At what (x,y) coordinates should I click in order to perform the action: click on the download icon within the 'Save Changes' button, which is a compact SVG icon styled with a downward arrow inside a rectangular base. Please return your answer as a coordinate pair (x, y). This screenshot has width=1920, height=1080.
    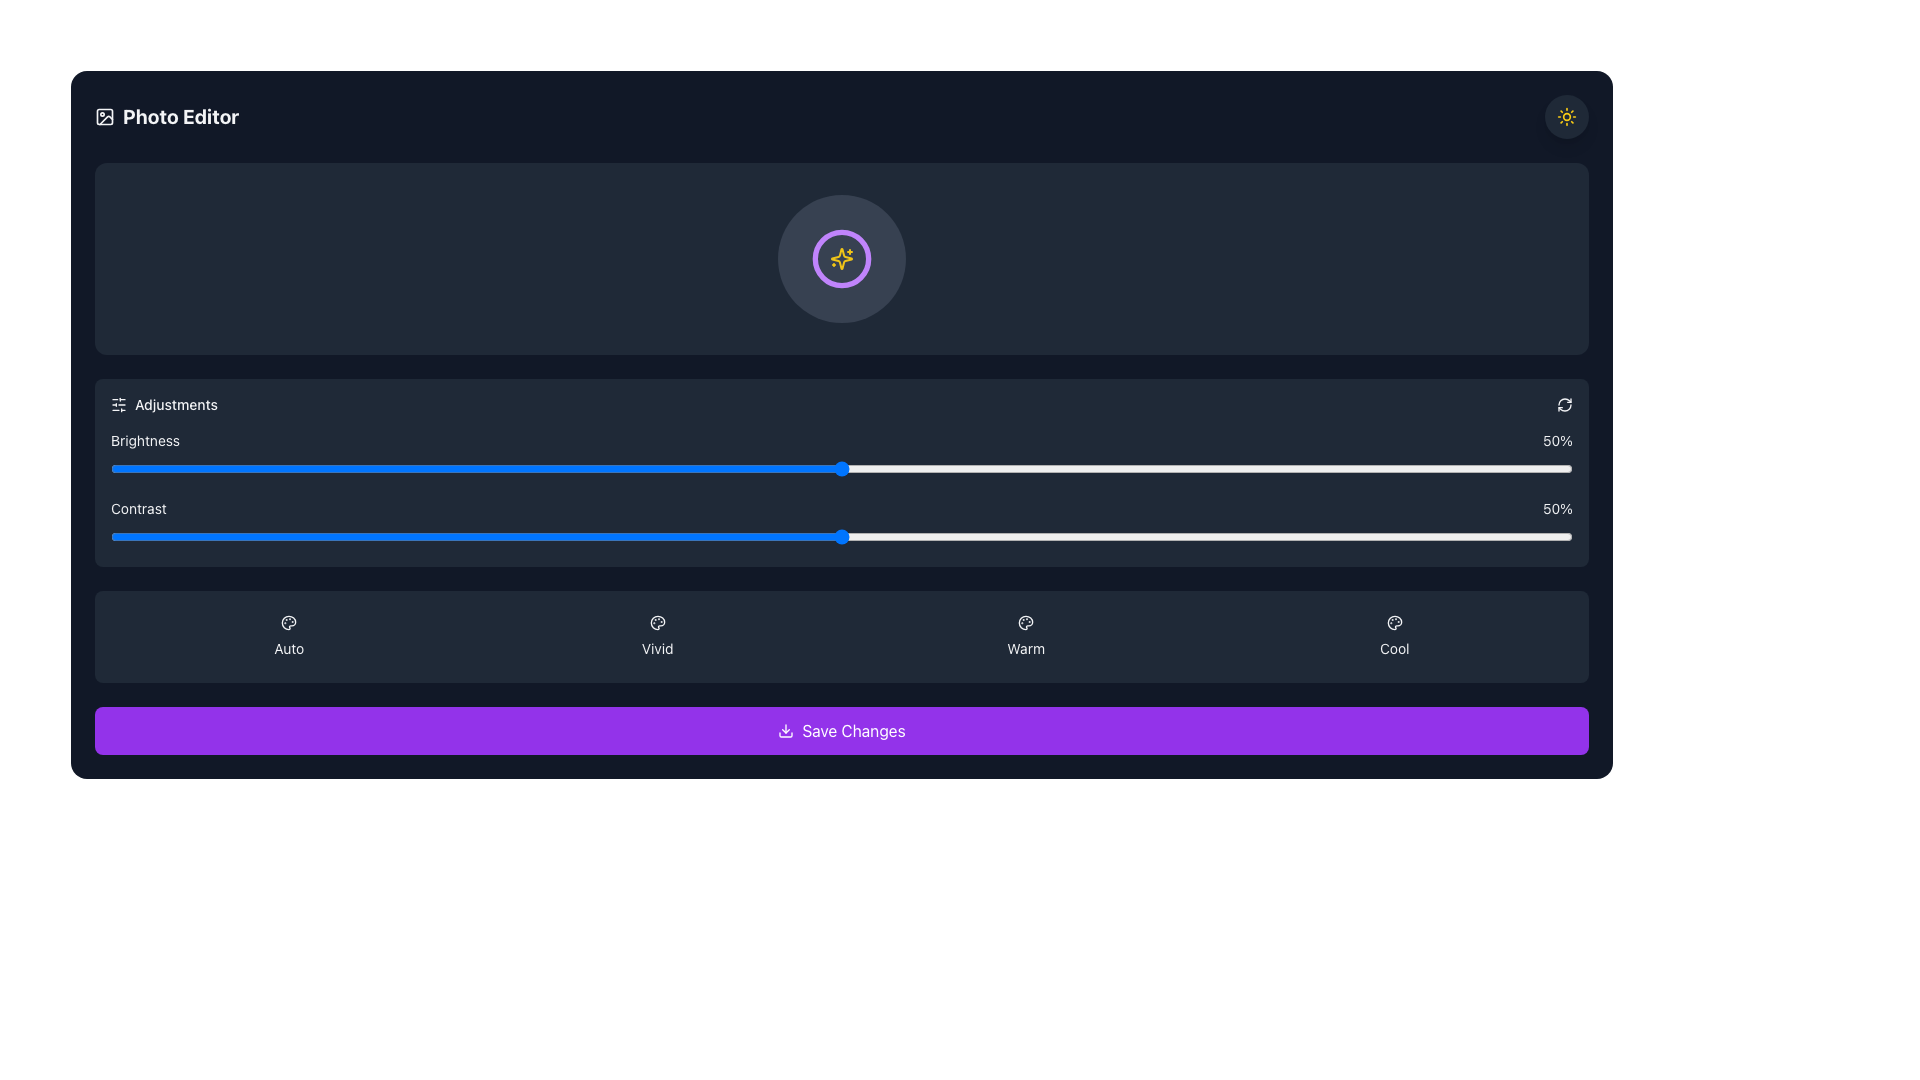
    Looking at the image, I should click on (785, 731).